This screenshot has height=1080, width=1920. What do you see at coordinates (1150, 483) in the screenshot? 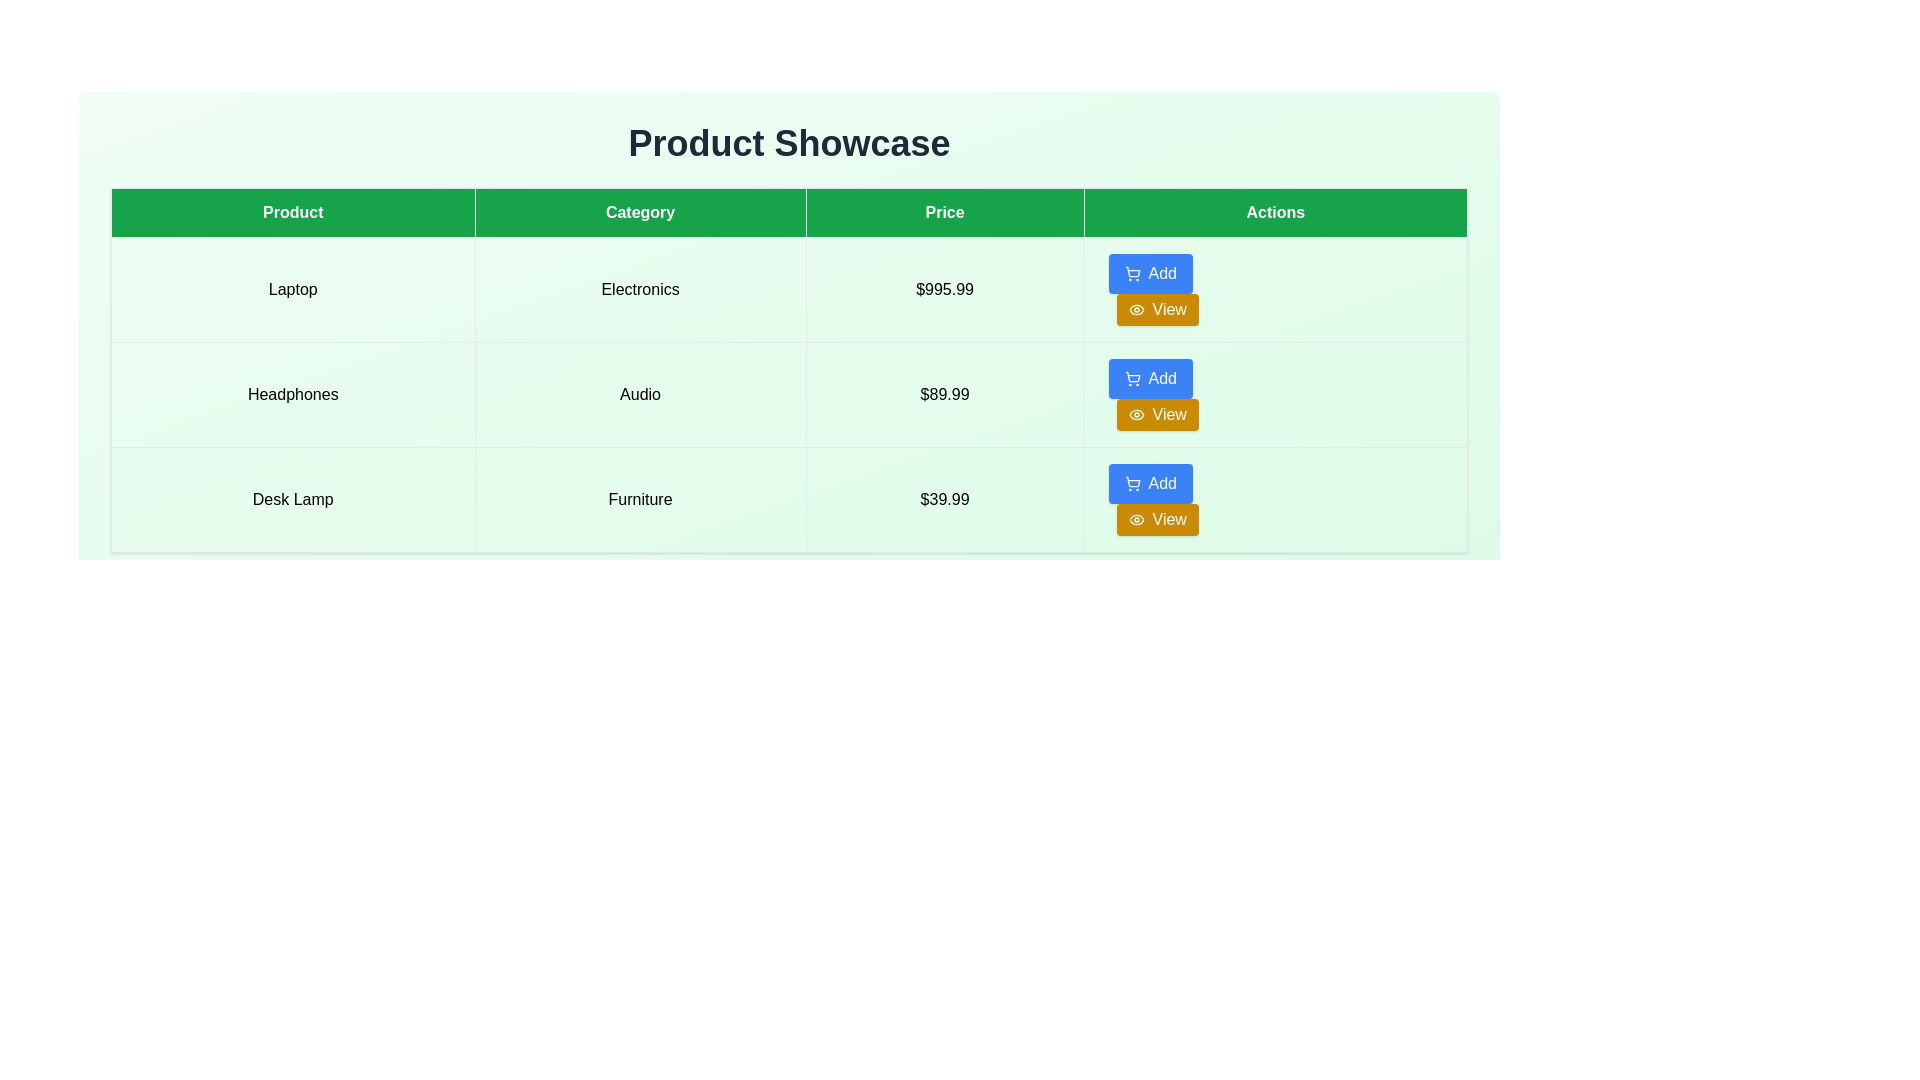
I see `the blue rectangular button labeled 'Add' with a shopping cart icon` at bounding box center [1150, 483].